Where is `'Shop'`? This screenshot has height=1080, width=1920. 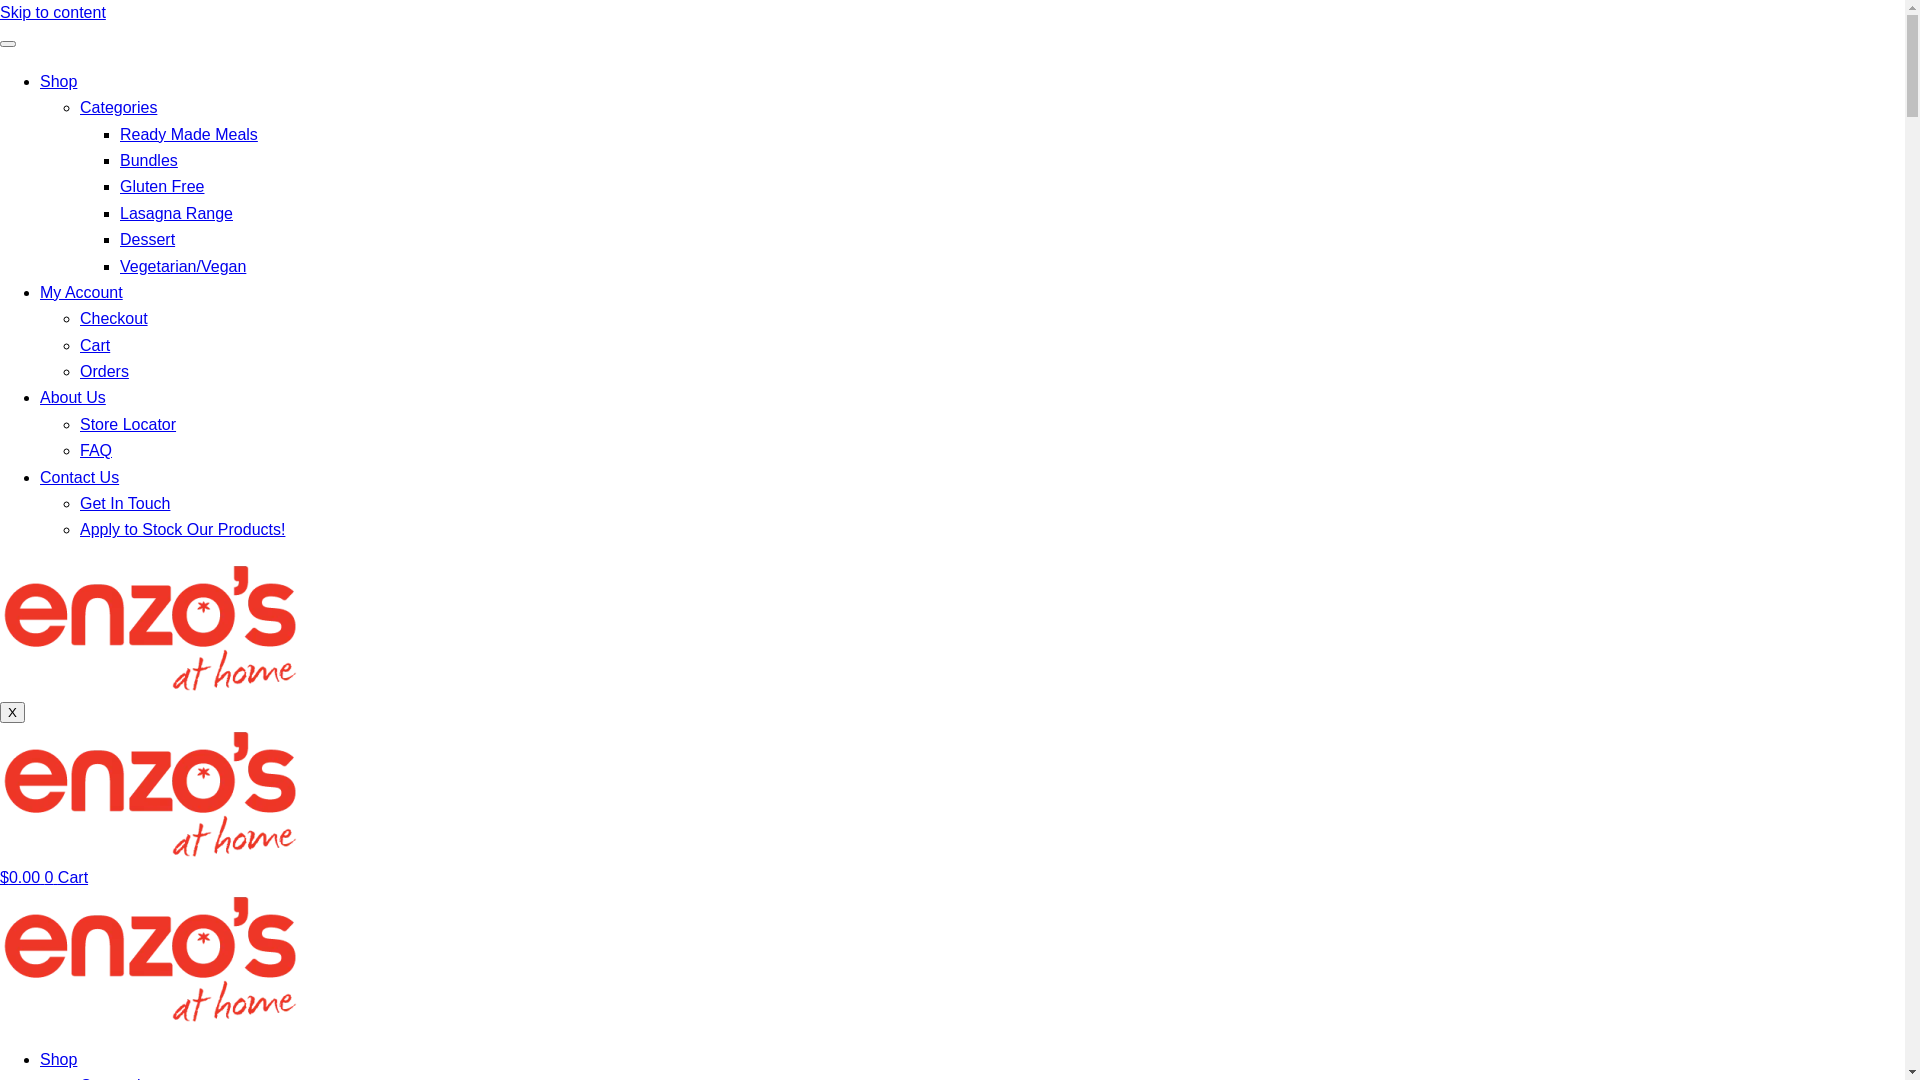
'Shop' is located at coordinates (58, 1058).